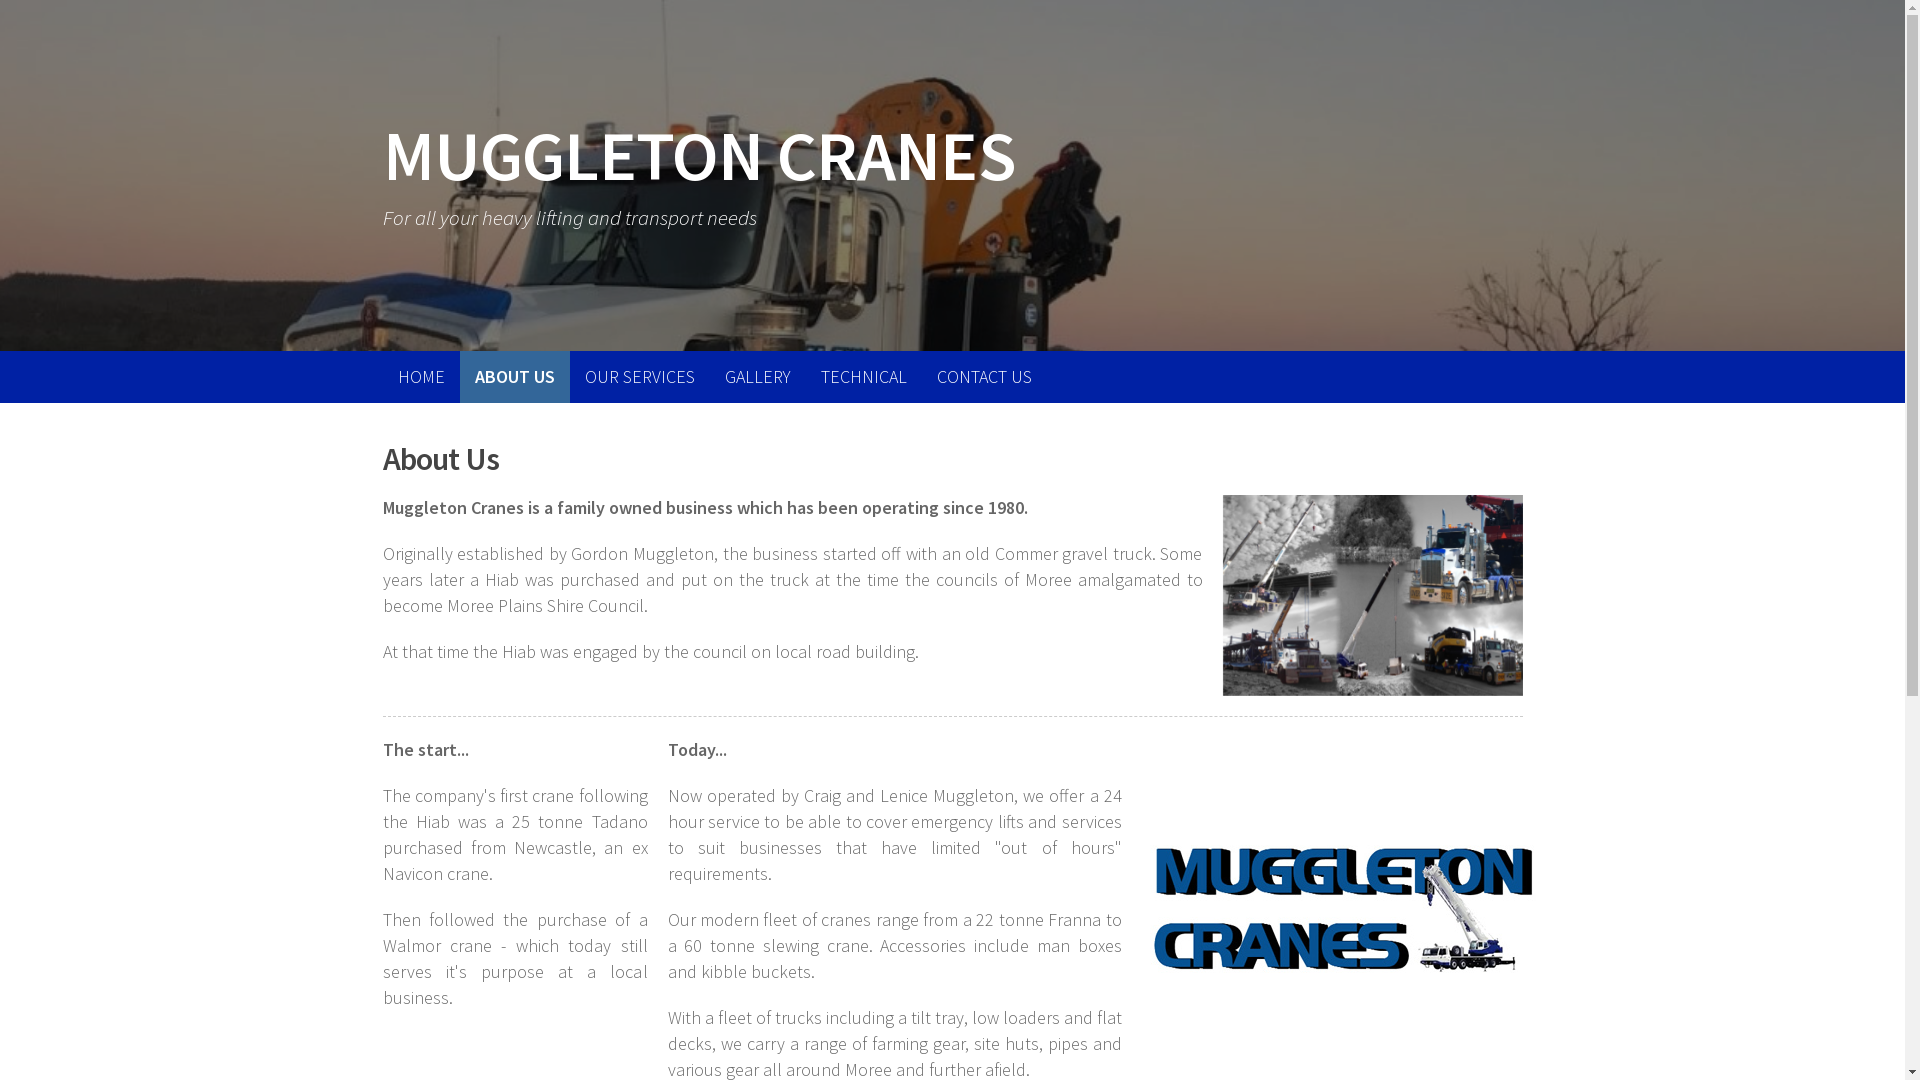  I want to click on 'ABOUT US', so click(514, 377).